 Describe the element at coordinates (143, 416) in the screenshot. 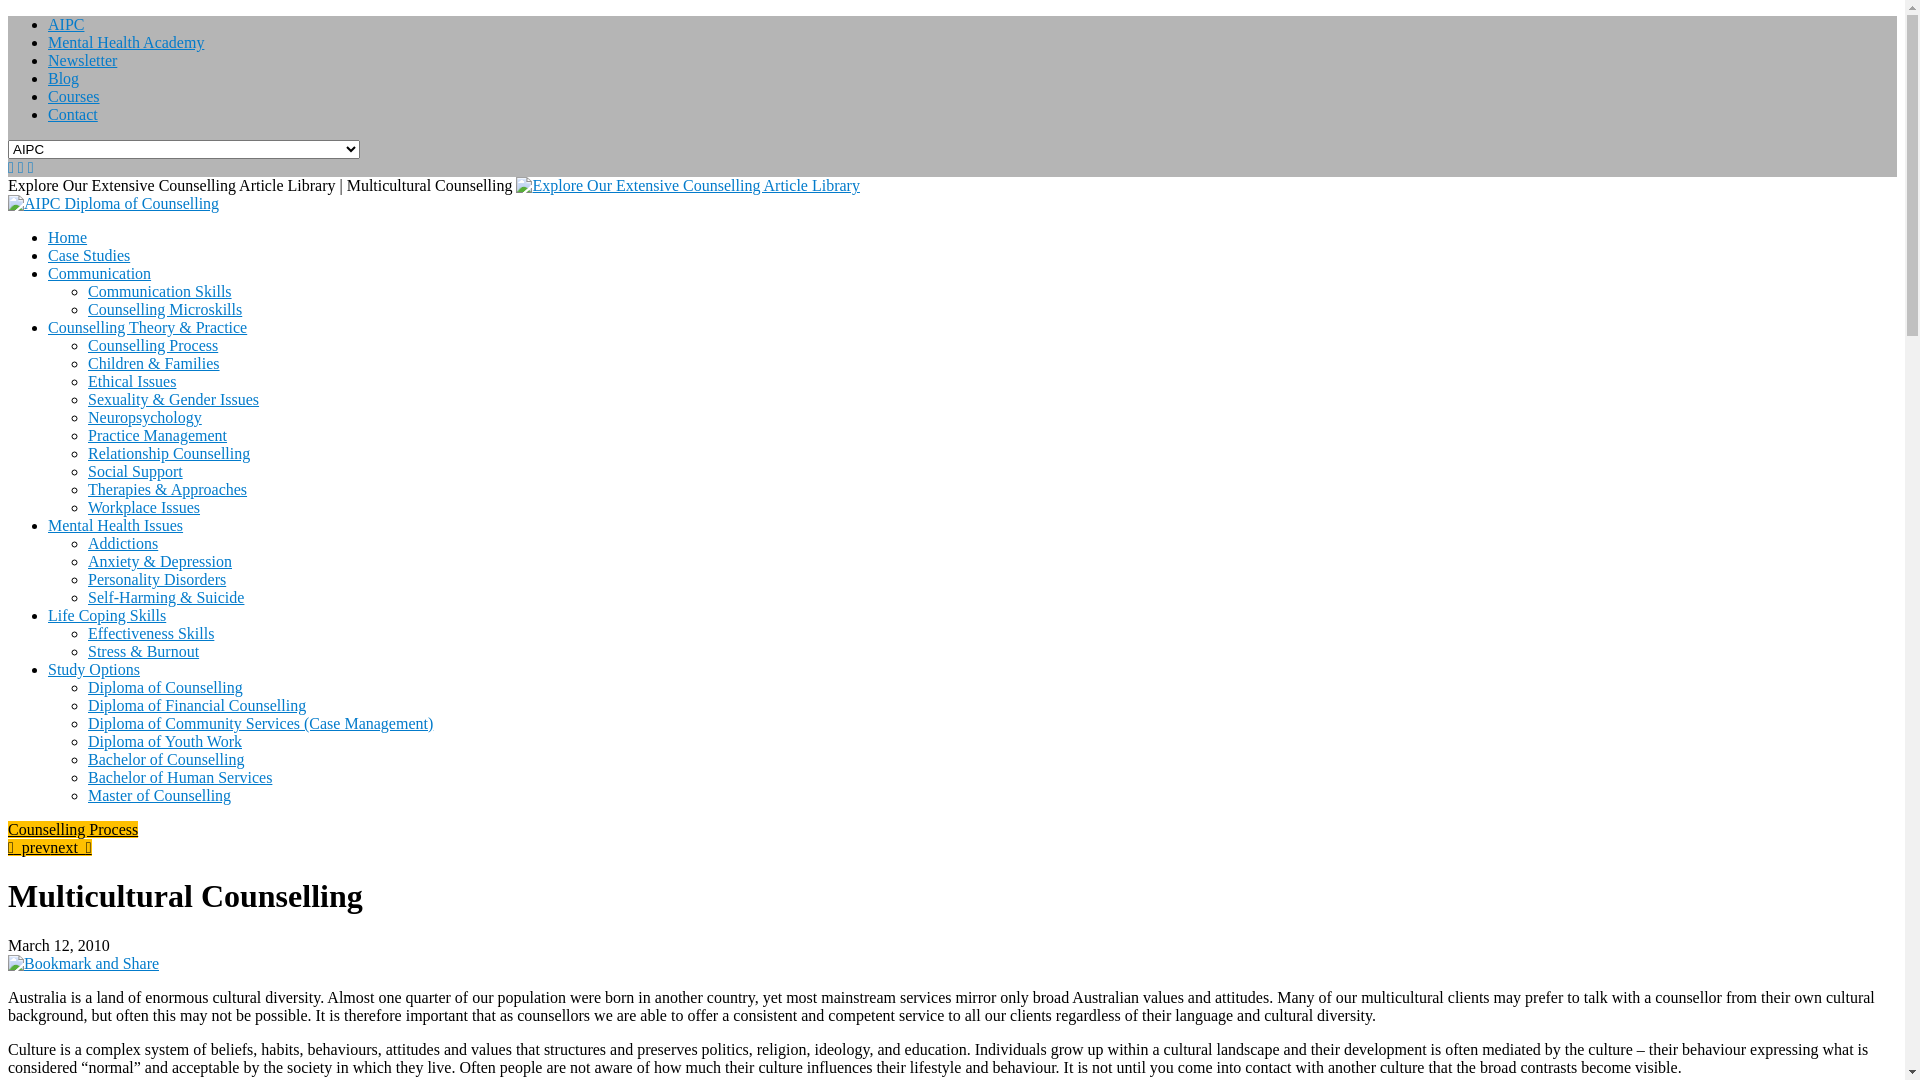

I see `'Neuropsychology'` at that location.